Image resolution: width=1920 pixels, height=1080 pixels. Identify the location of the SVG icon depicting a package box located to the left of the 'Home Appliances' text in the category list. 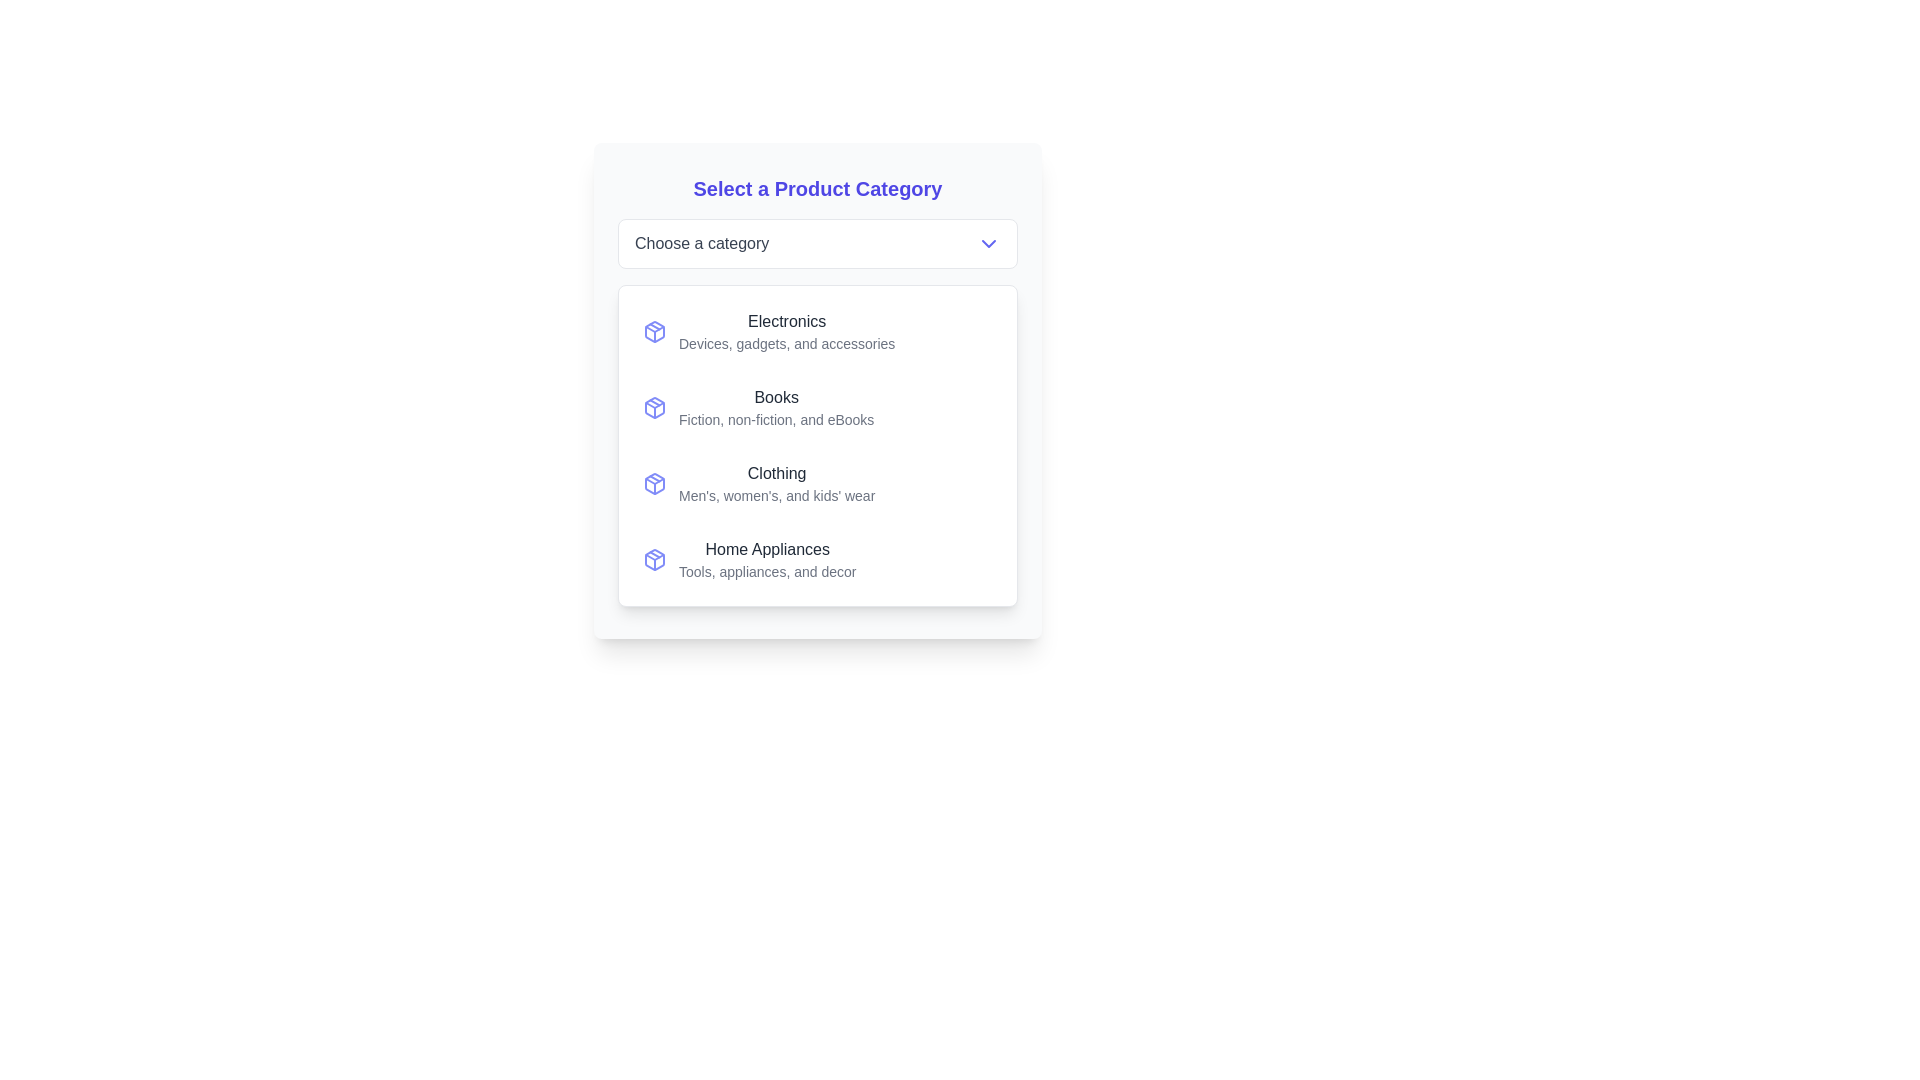
(654, 559).